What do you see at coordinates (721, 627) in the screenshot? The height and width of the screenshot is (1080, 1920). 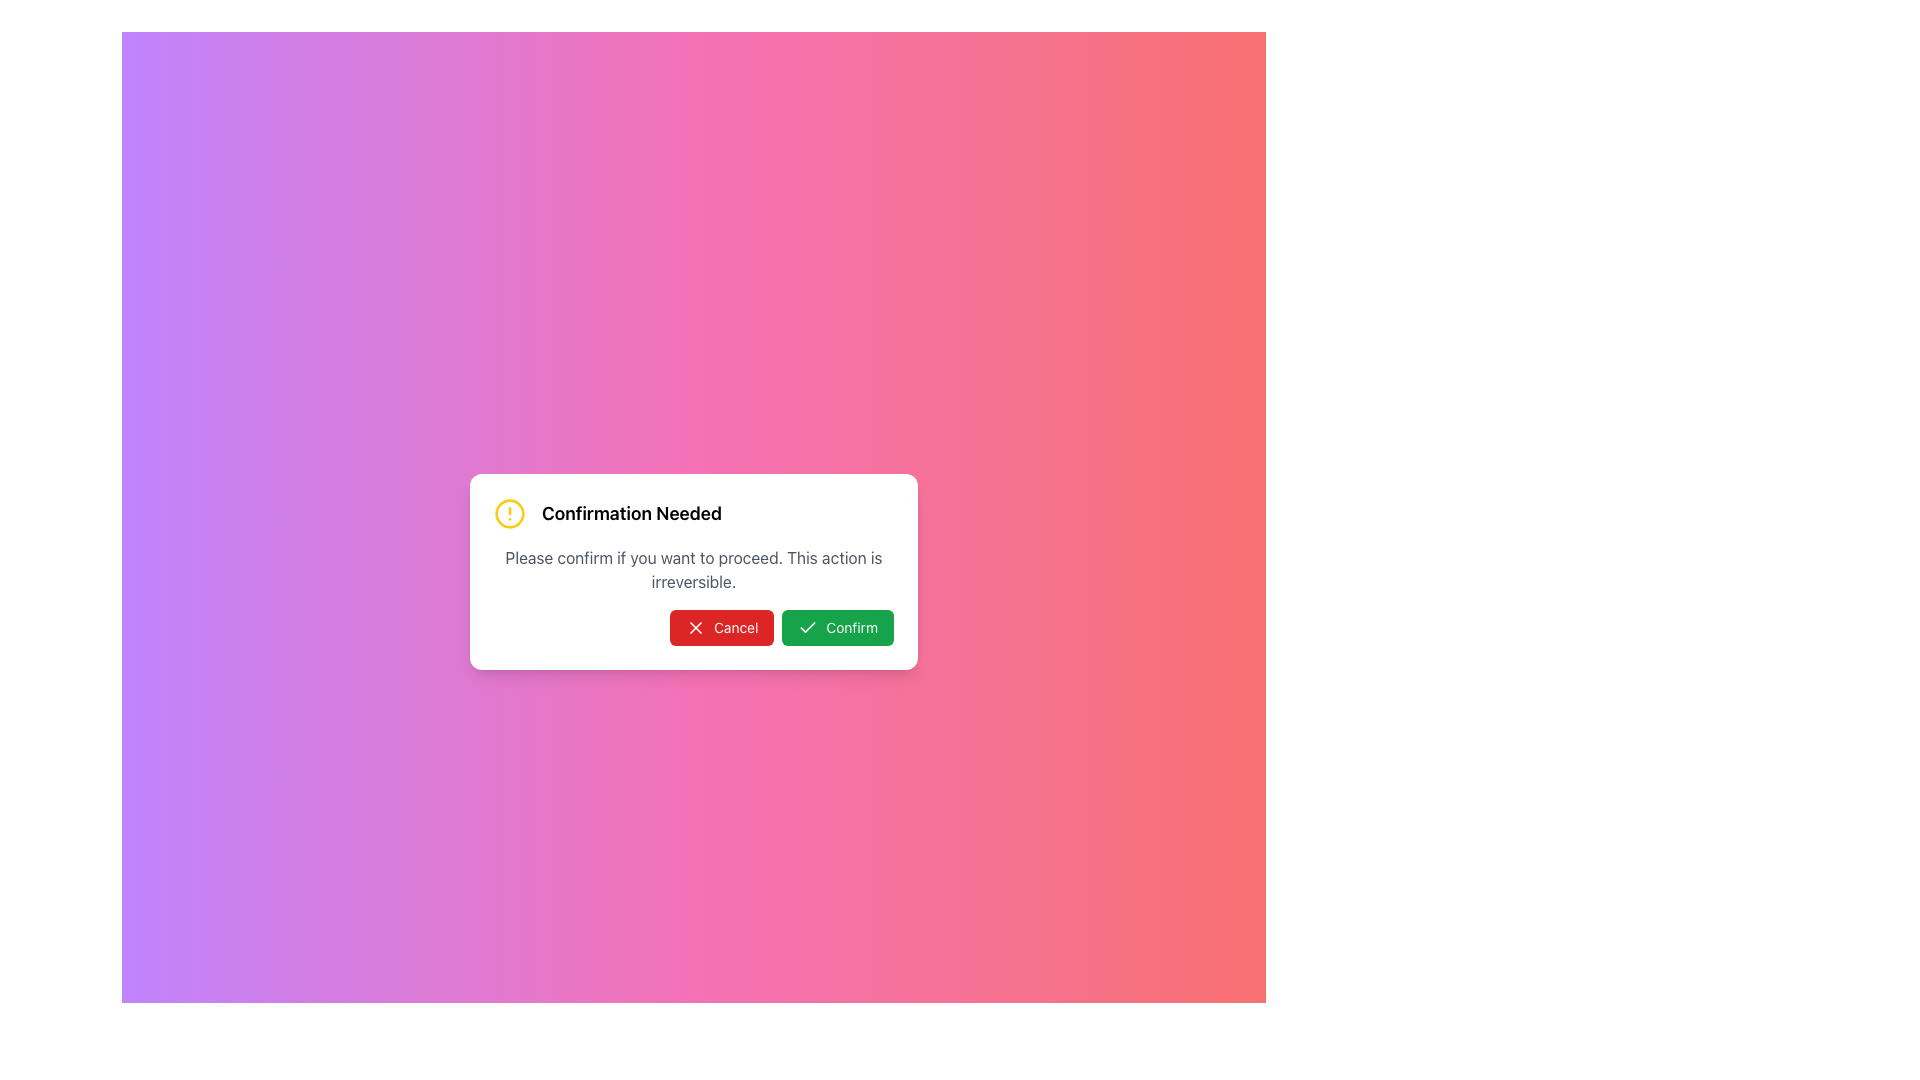 I see `the red 'Cancel' button with rounded corners that contains a white 'X' icon and the text 'Cancel' centered, positioned at the bottom left of the modal dialog` at bounding box center [721, 627].